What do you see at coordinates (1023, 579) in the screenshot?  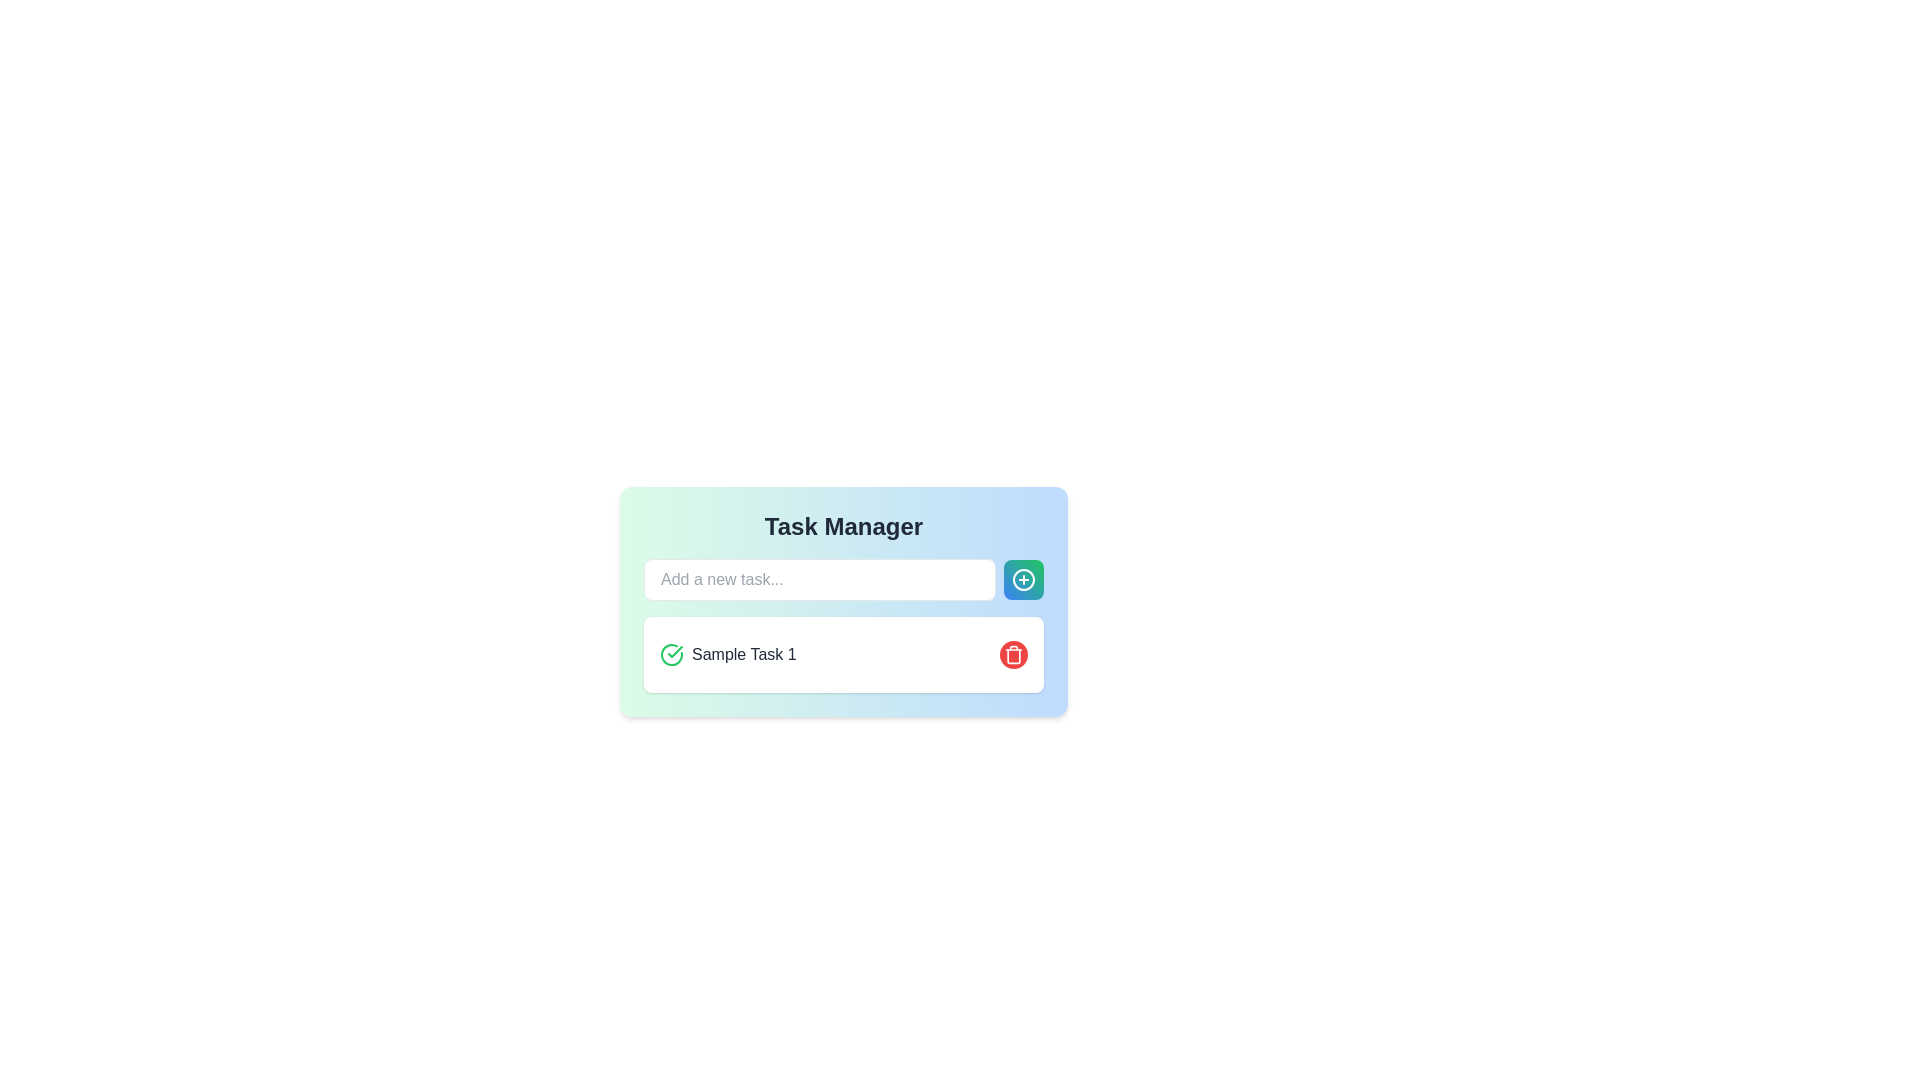 I see `the SVG Circle element that is the center of the plus icon located in the top-right corner of the Task Manager card` at bounding box center [1023, 579].